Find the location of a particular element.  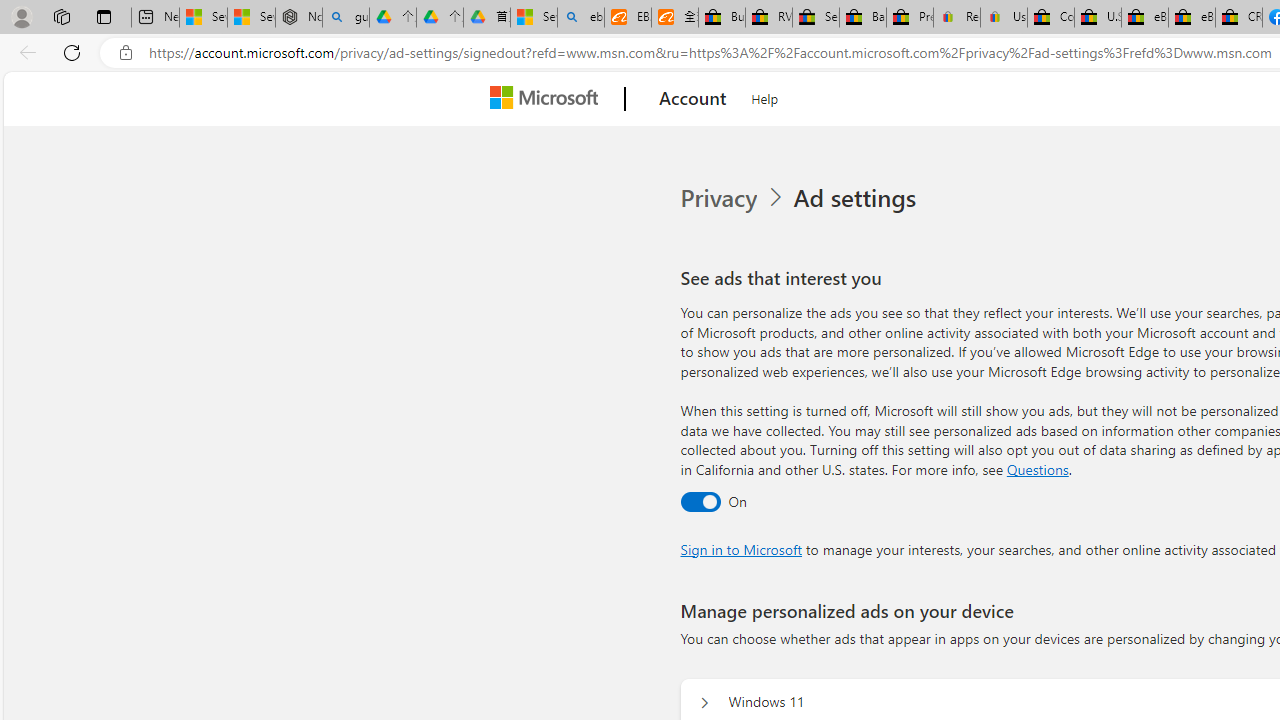

'Press Room - eBay Inc.' is located at coordinates (909, 17).